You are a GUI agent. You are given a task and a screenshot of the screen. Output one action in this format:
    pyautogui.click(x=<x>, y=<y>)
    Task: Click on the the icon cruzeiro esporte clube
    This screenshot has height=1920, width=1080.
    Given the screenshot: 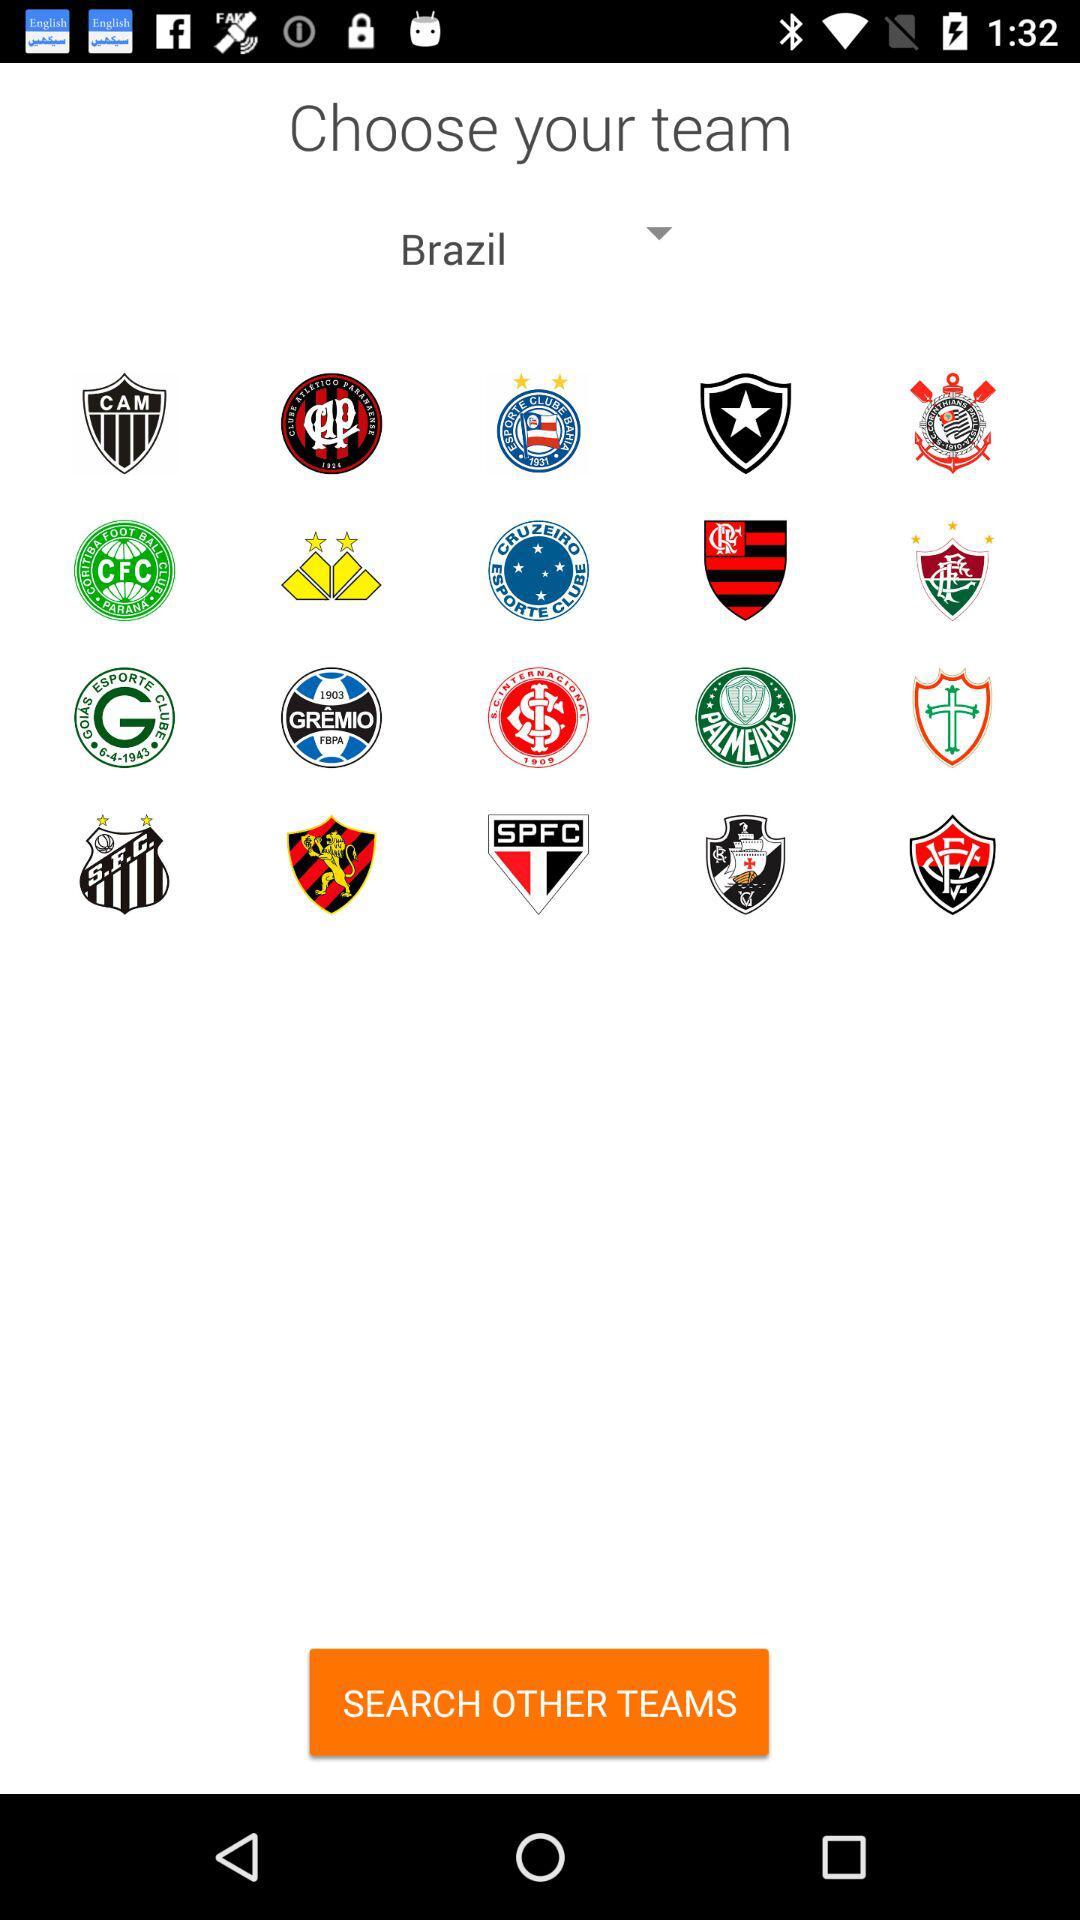 What is the action you would take?
    pyautogui.click(x=537, y=569)
    